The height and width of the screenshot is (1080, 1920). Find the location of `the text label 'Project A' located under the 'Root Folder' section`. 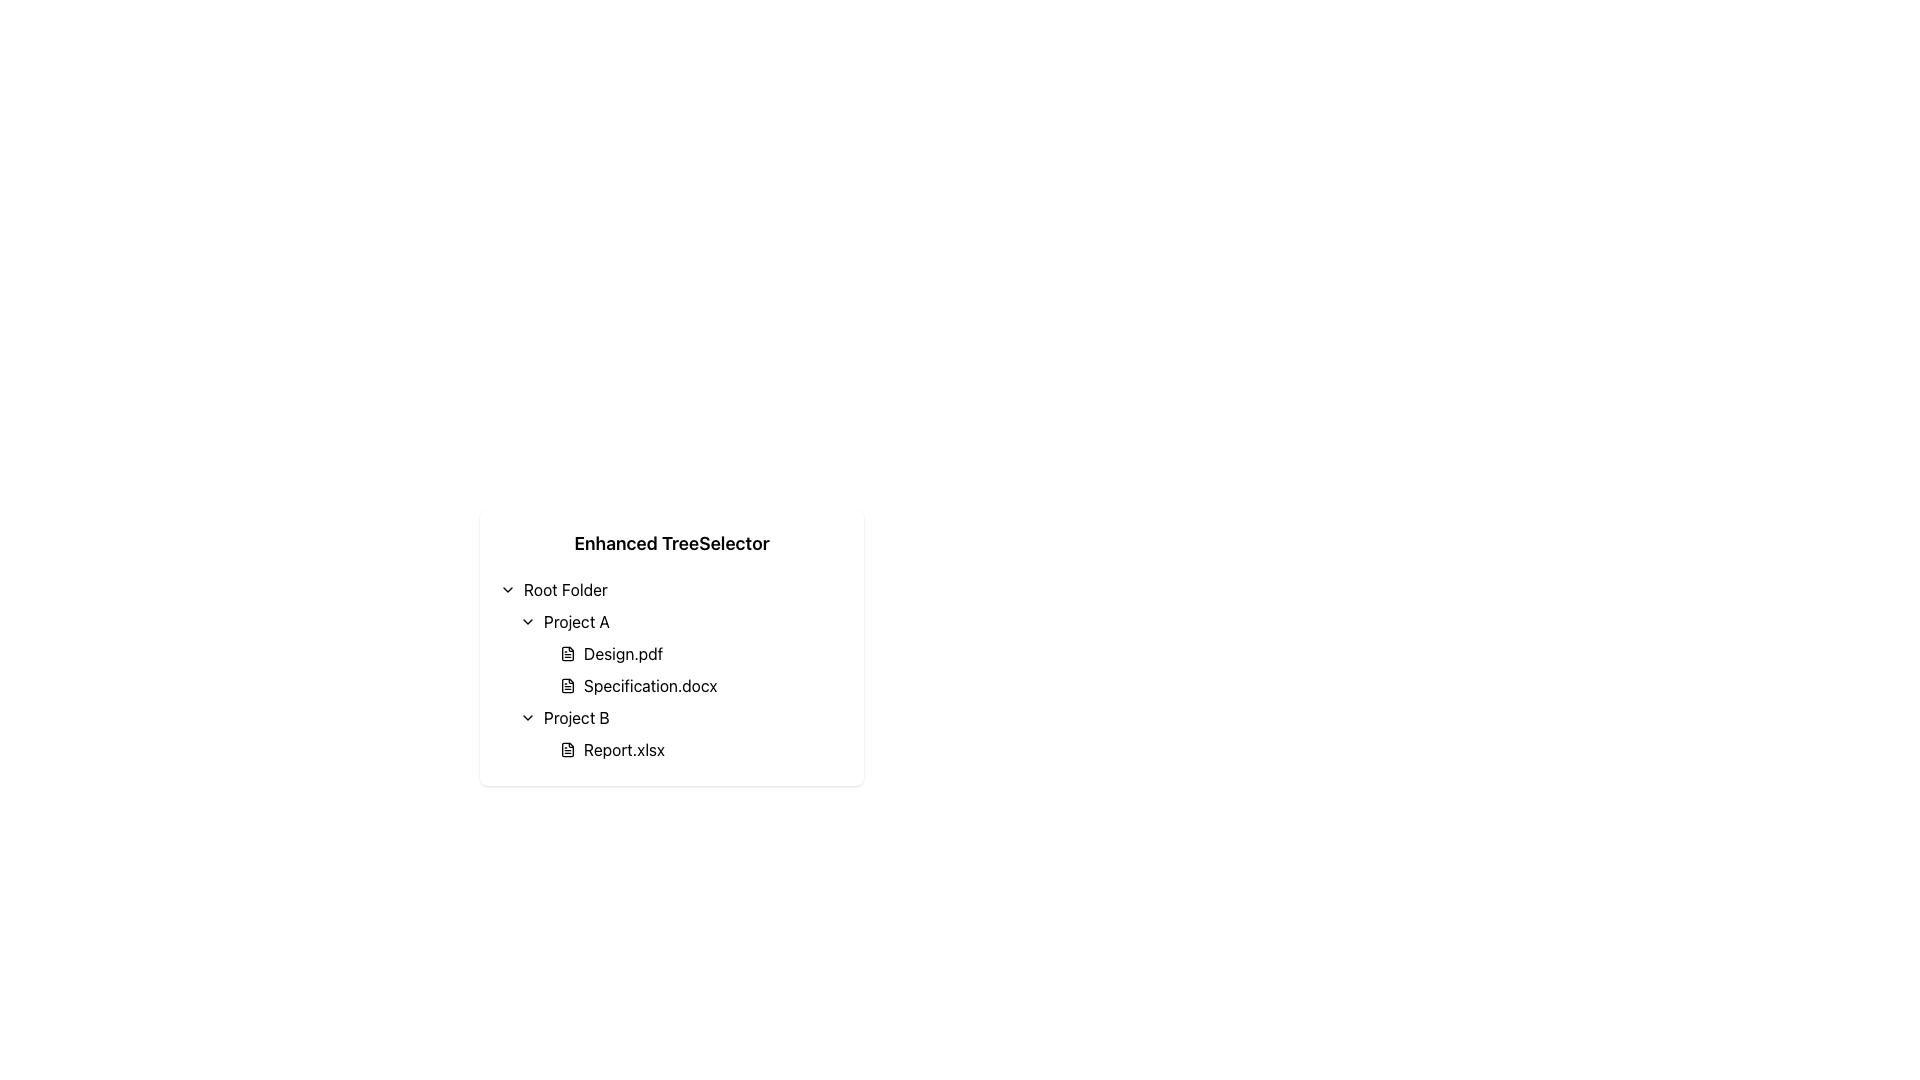

the text label 'Project A' located under the 'Root Folder' section is located at coordinates (575, 620).